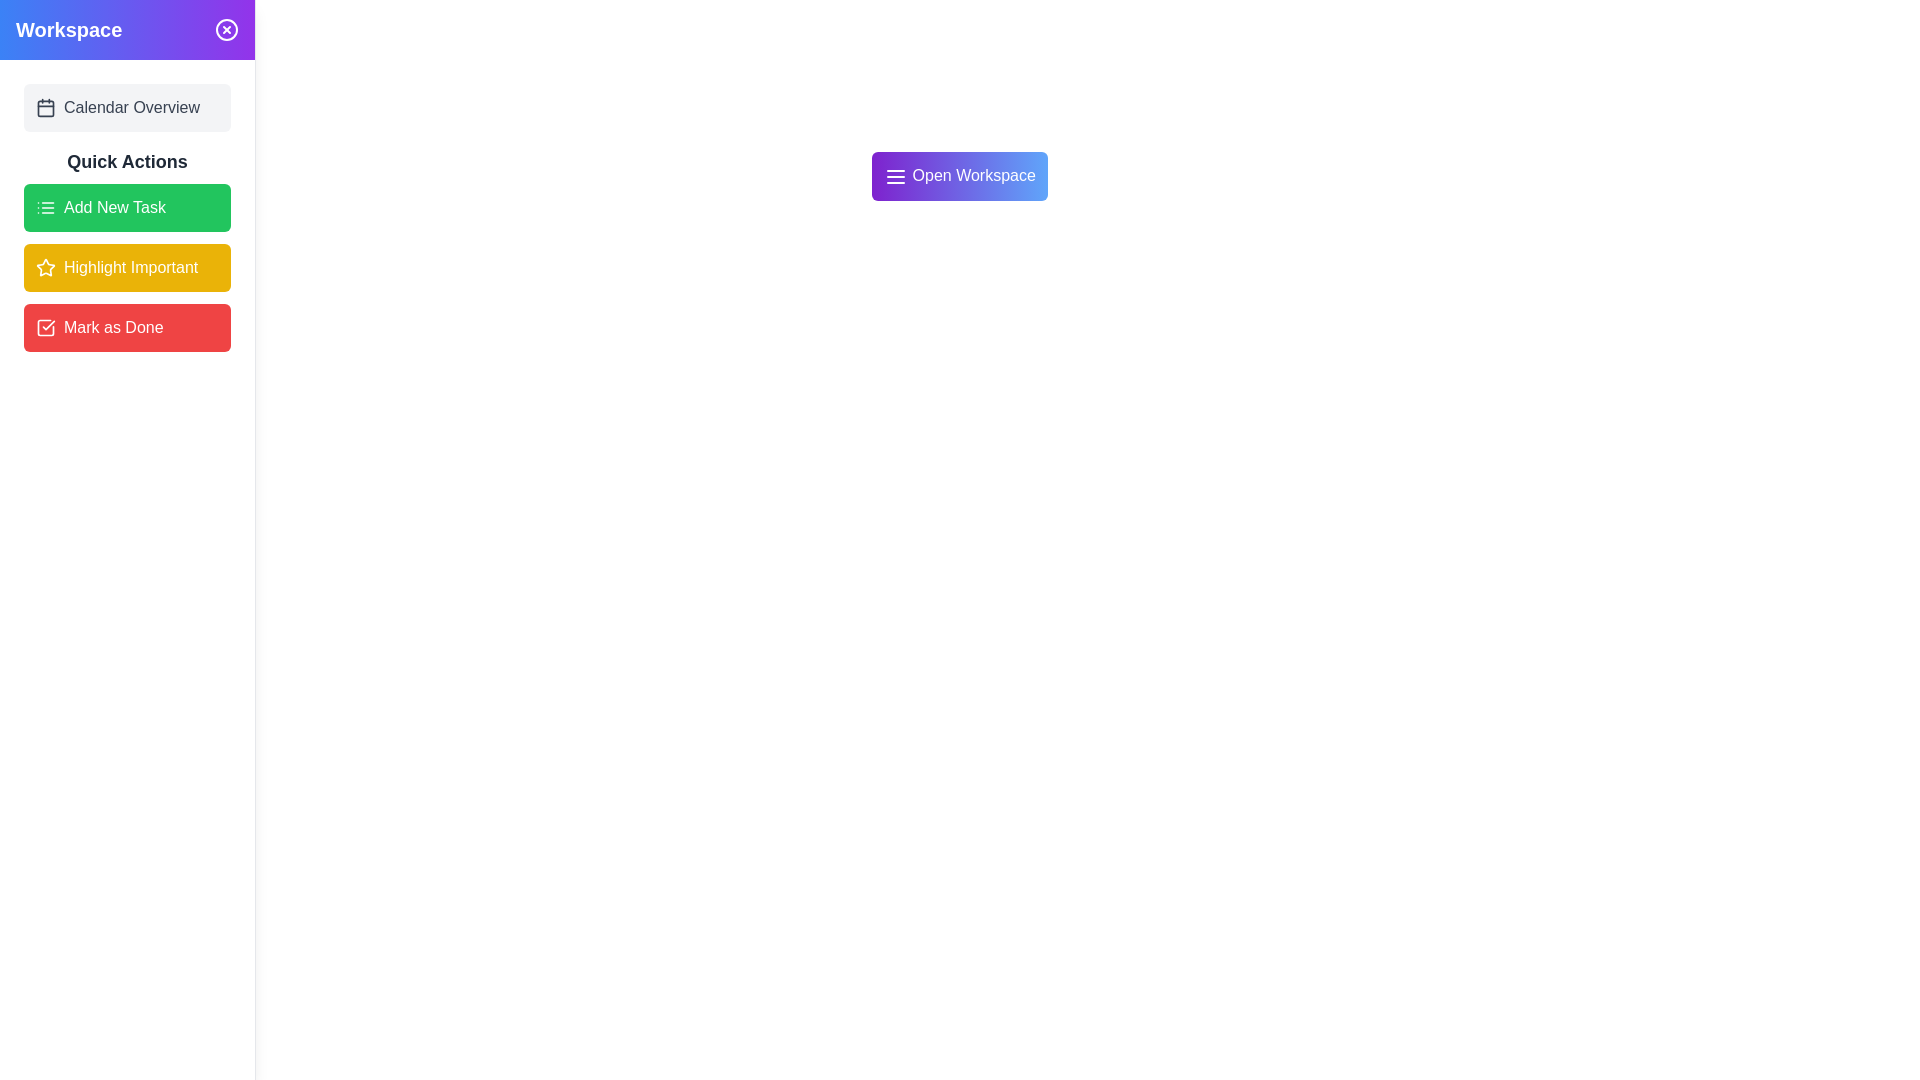 This screenshot has width=1920, height=1080. What do you see at coordinates (226, 30) in the screenshot?
I see `the red cross icon button located` at bounding box center [226, 30].